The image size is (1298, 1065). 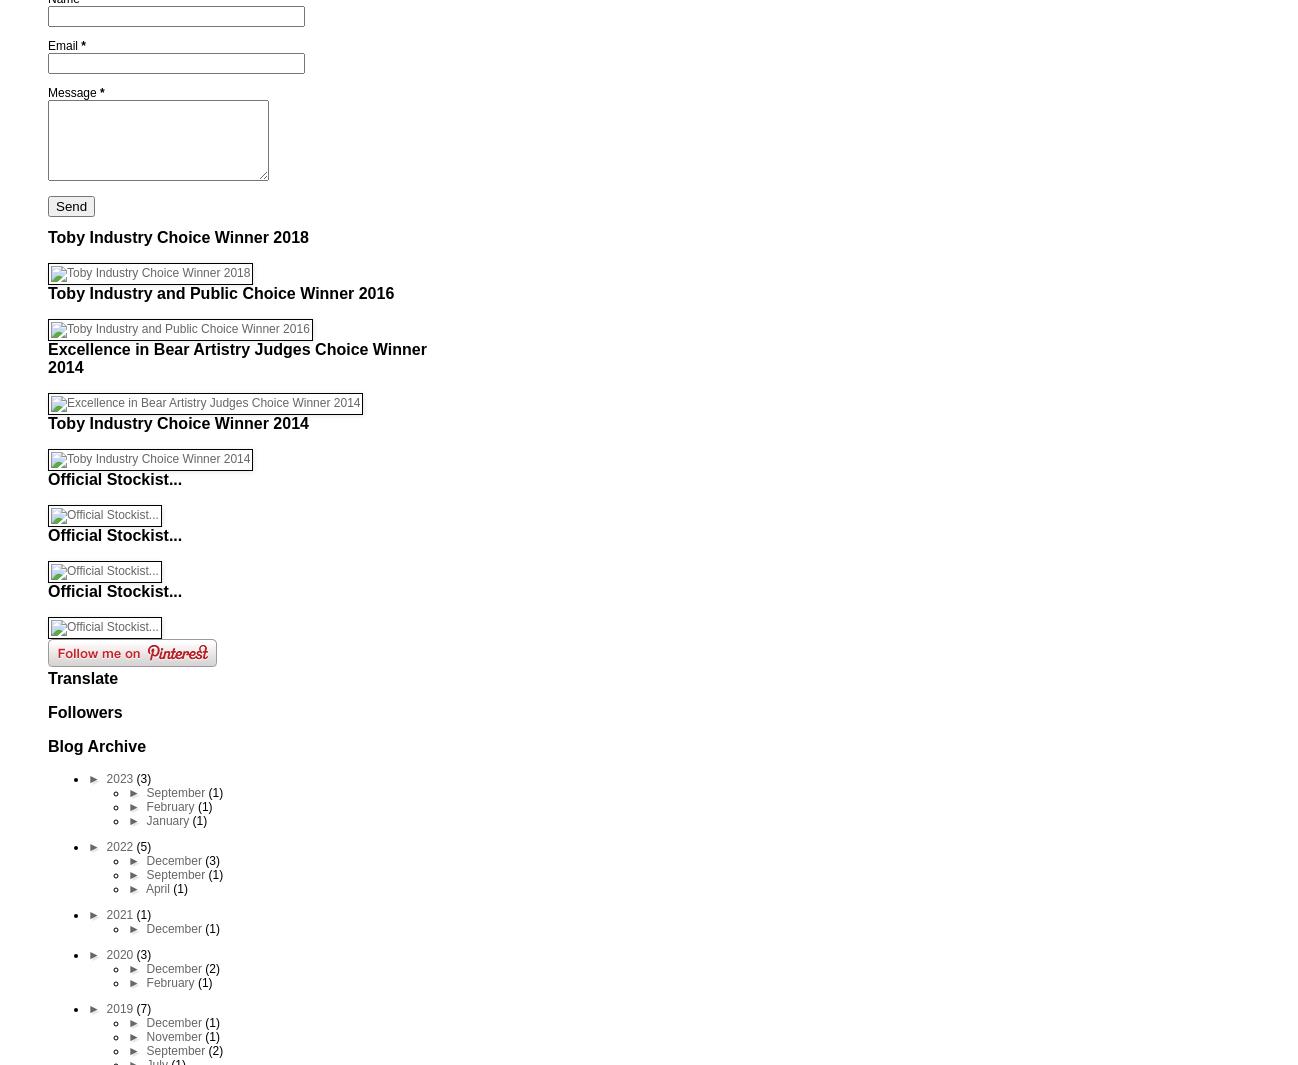 What do you see at coordinates (120, 954) in the screenshot?
I see `'2020'` at bounding box center [120, 954].